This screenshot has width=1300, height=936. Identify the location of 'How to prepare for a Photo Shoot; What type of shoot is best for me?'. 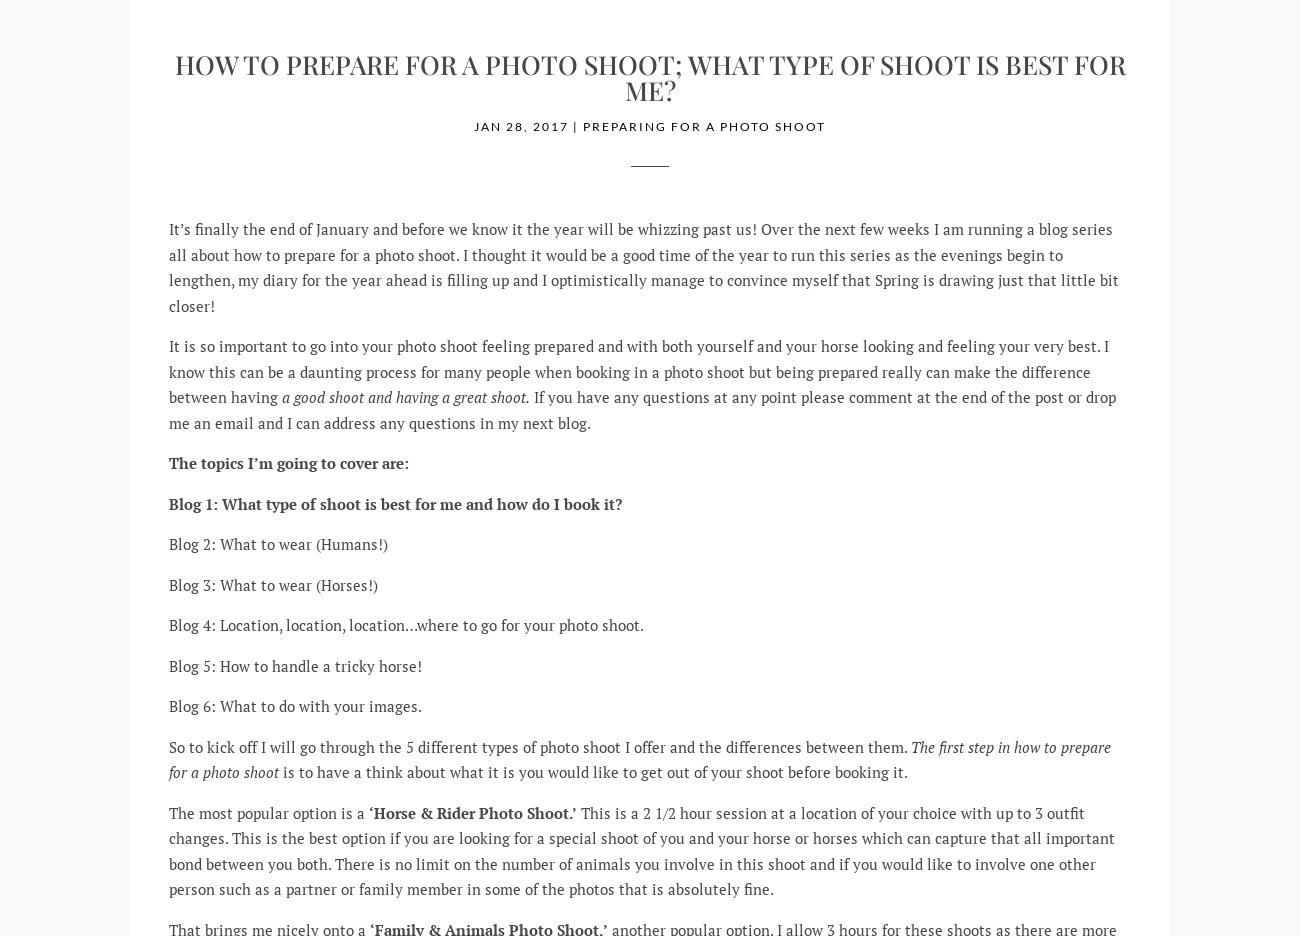
(649, 77).